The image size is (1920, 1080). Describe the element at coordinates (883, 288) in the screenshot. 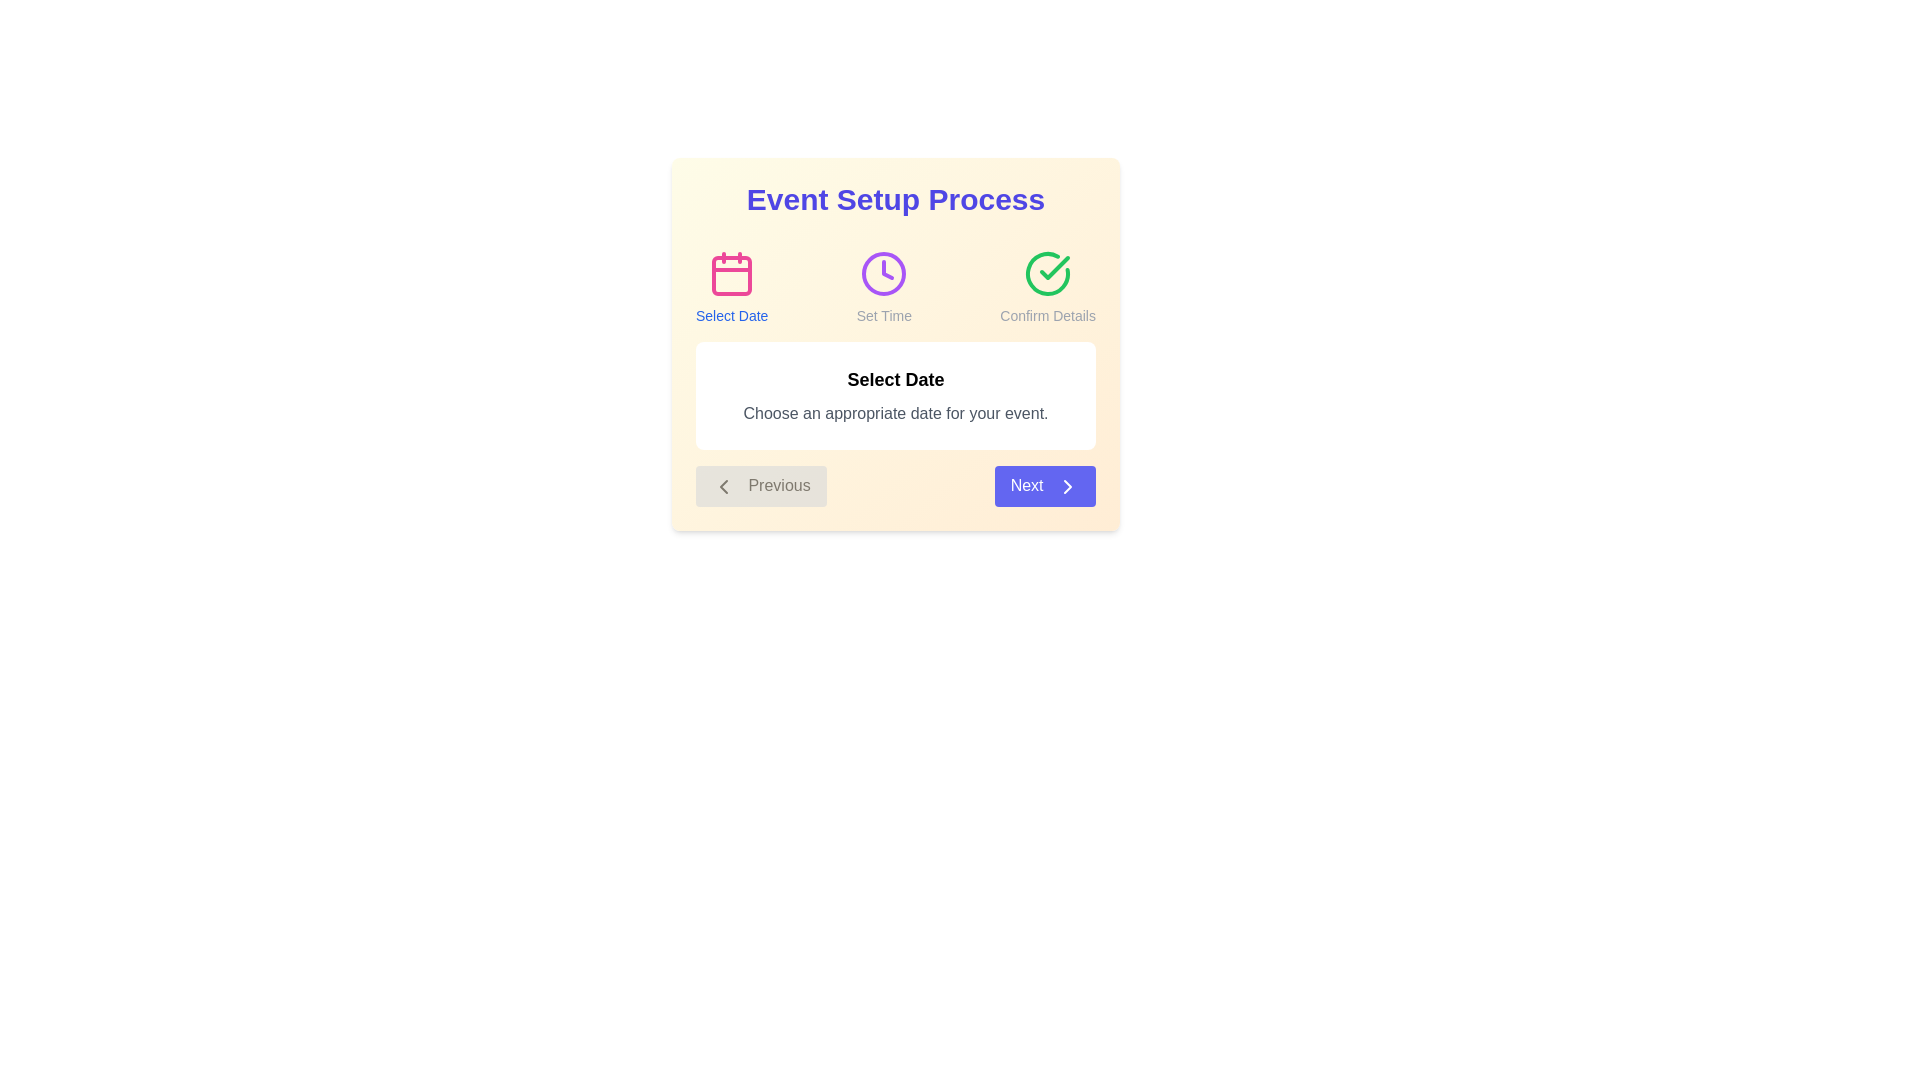

I see `the step indicator for Set Time to view its description` at that location.